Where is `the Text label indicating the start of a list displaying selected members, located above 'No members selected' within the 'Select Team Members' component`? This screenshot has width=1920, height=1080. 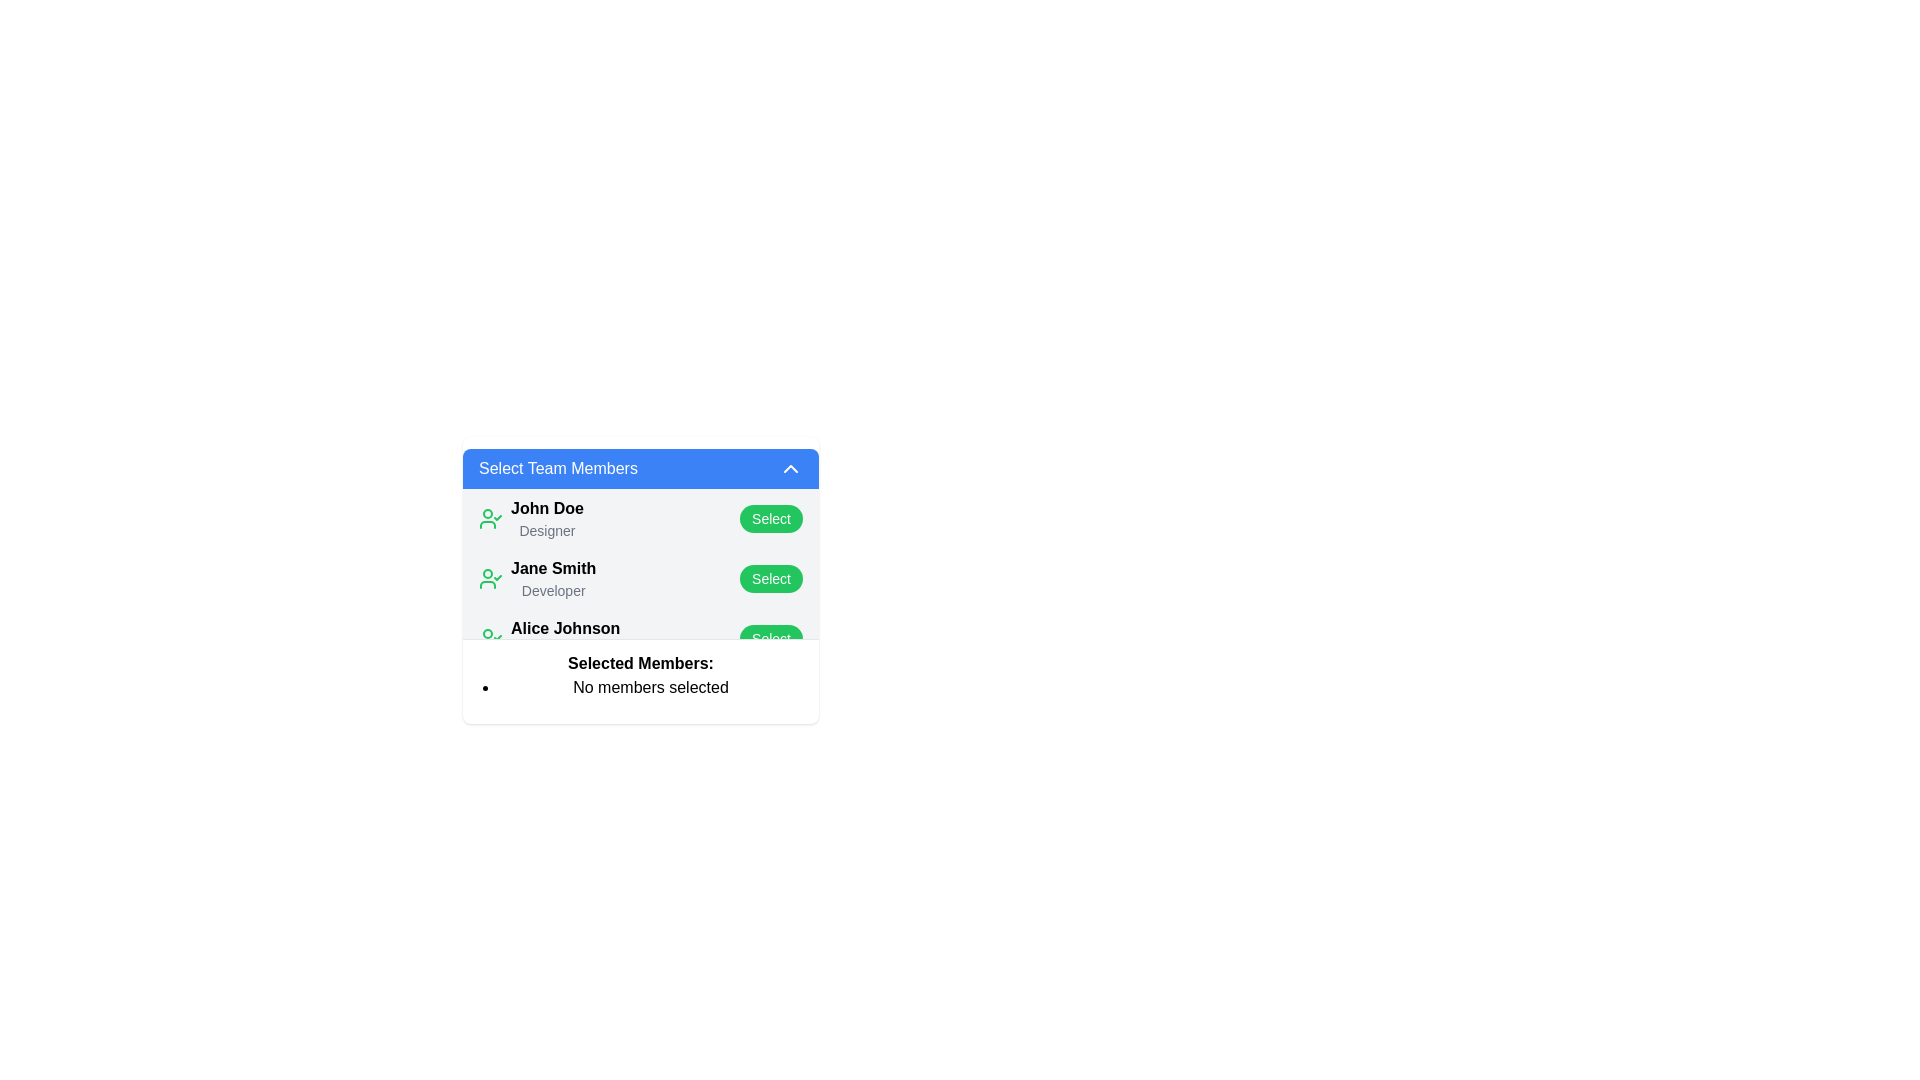
the Text label indicating the start of a list displaying selected members, located above 'No members selected' within the 'Select Team Members' component is located at coordinates (641, 663).